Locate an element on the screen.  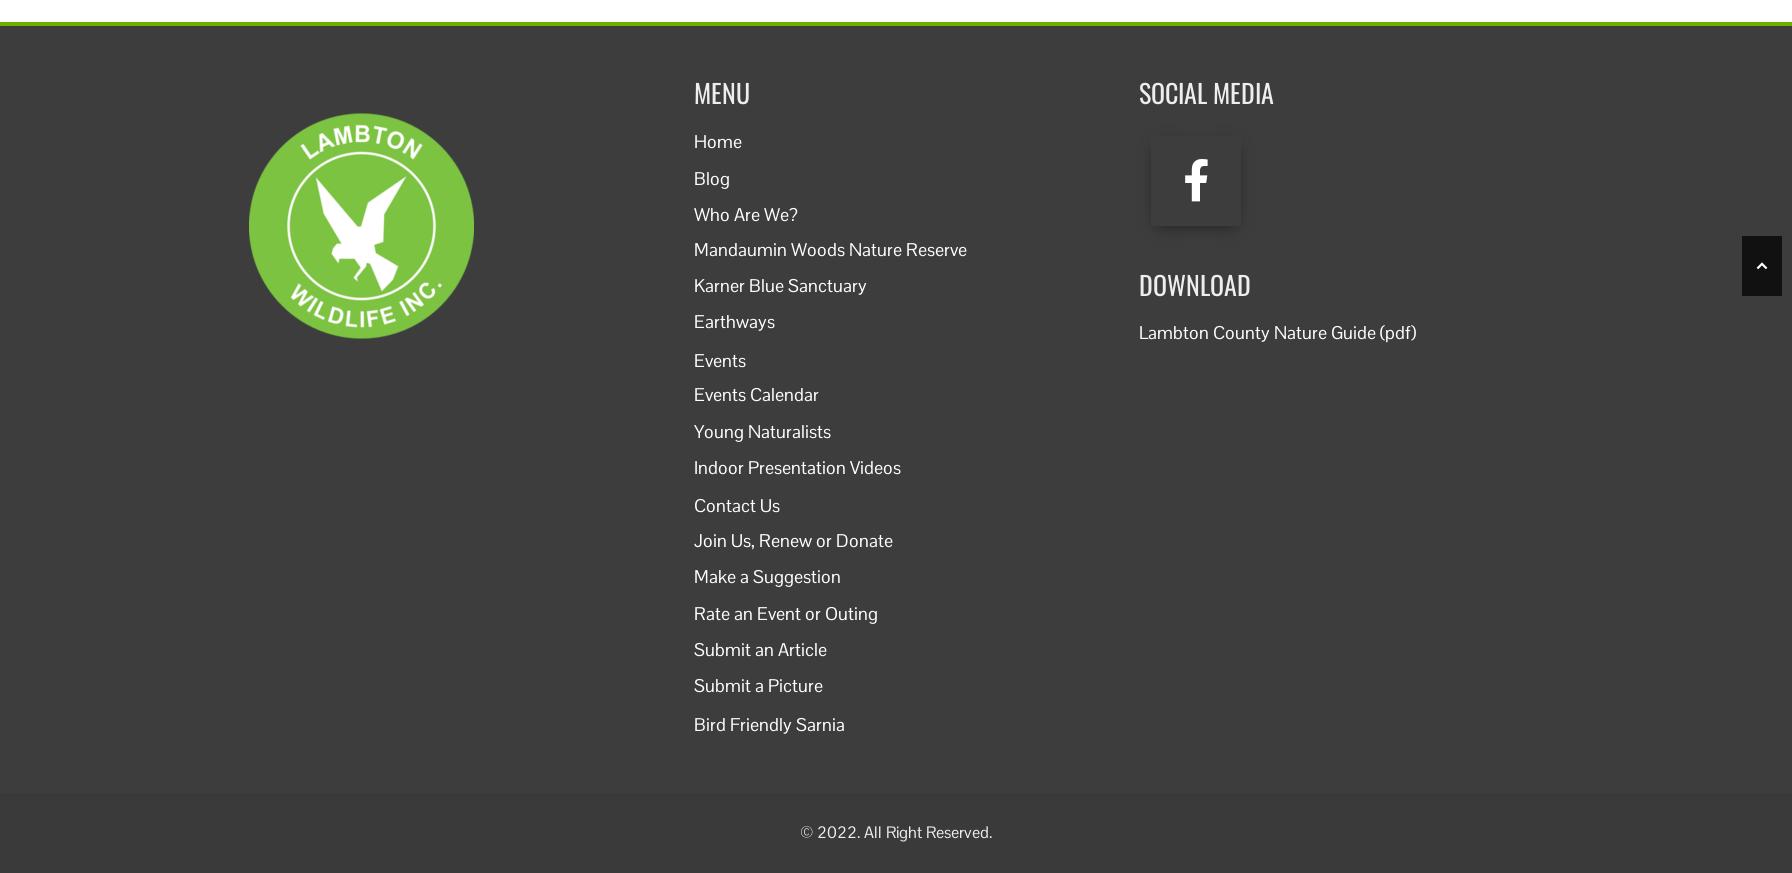
'Home' is located at coordinates (718, 141).